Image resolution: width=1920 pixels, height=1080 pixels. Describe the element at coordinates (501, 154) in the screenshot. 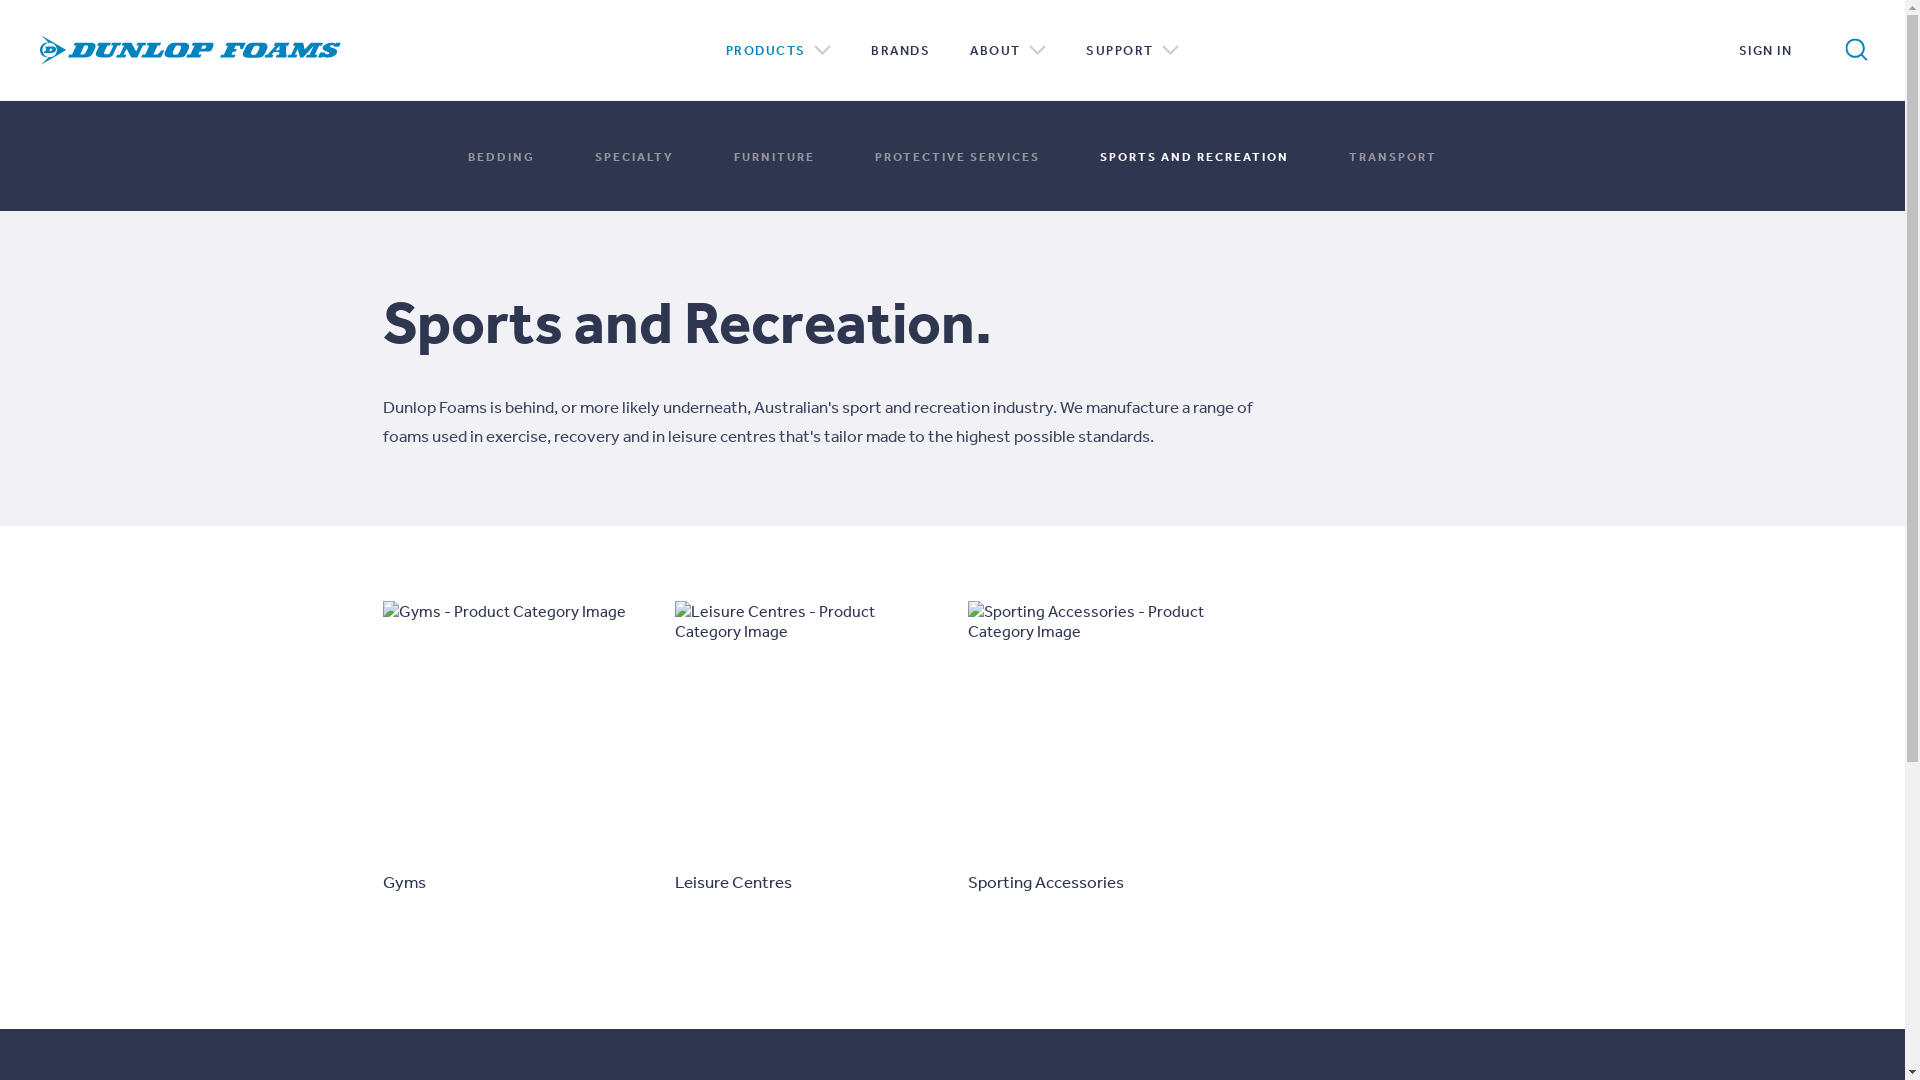

I see `'BEDDING'` at that location.